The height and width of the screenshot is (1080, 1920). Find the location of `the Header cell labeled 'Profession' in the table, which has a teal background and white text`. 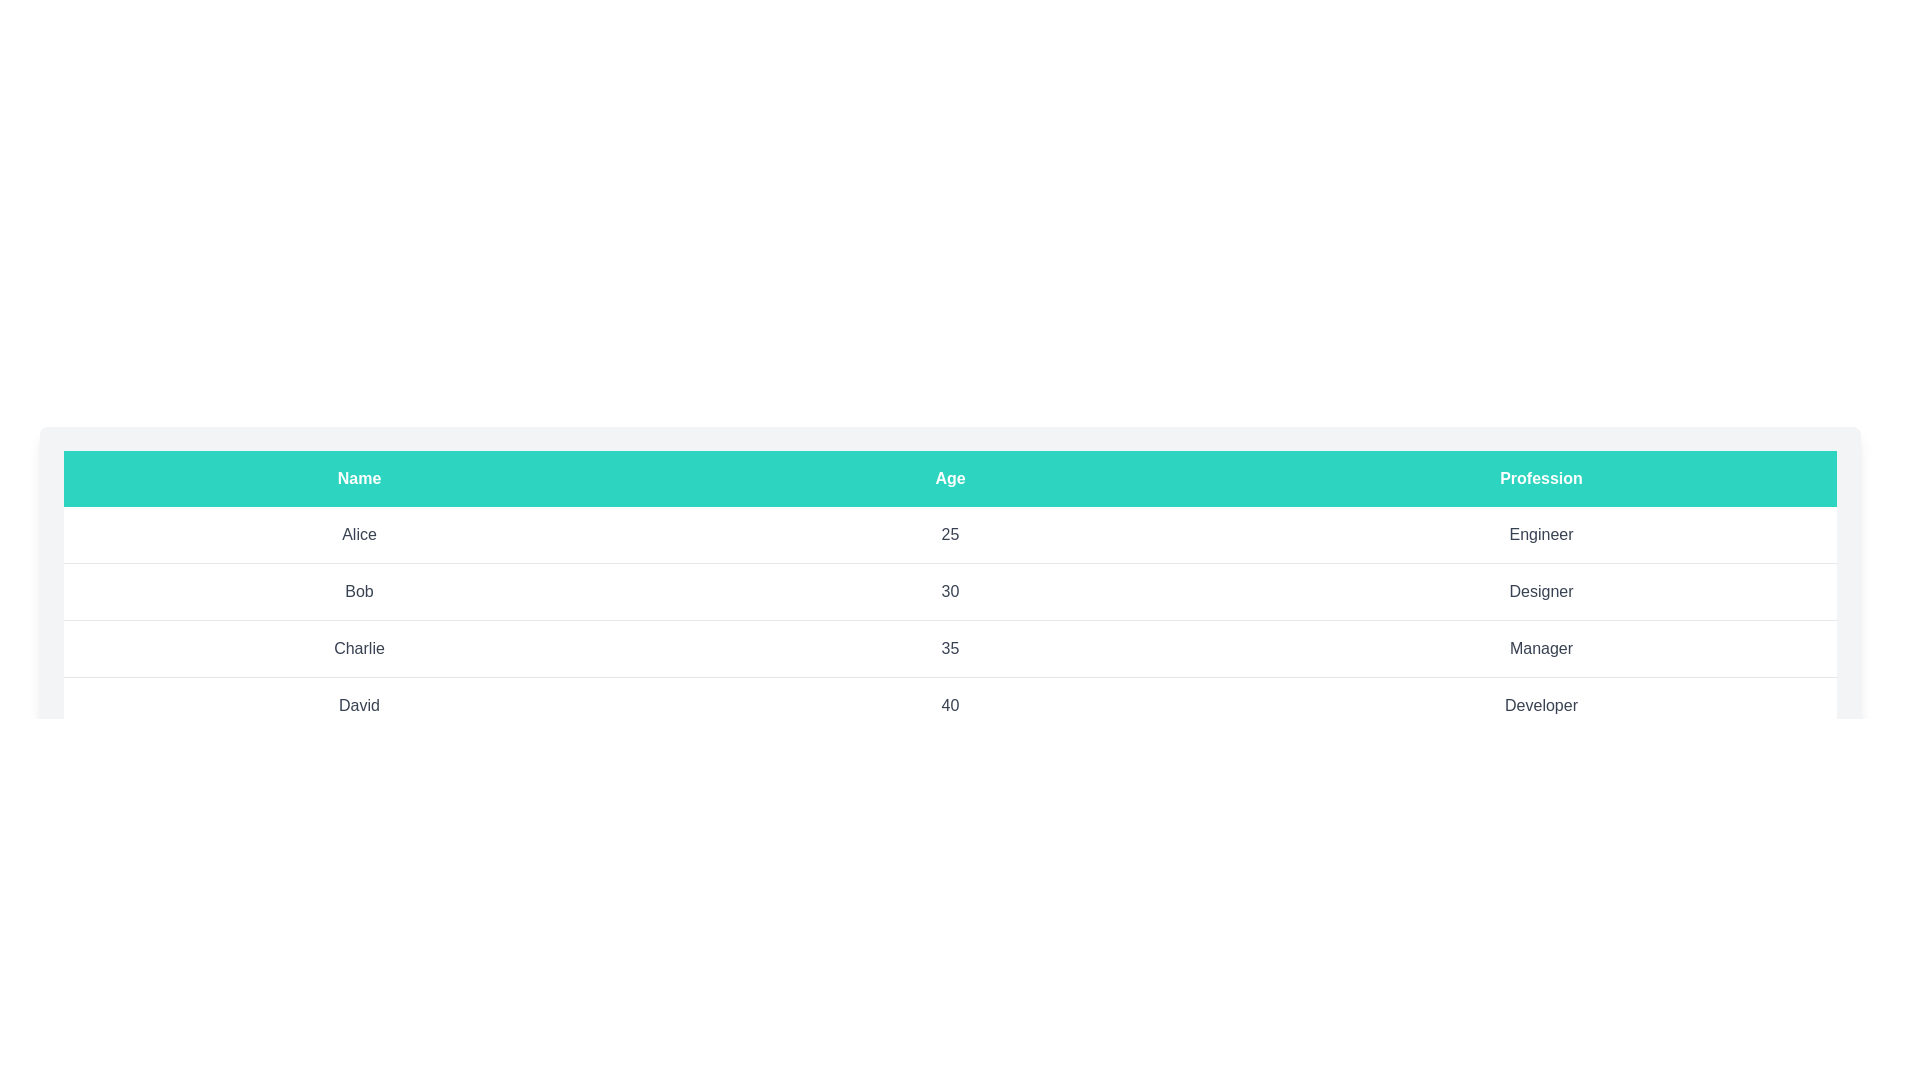

the Header cell labeled 'Profession' in the table, which has a teal background and white text is located at coordinates (1540, 478).